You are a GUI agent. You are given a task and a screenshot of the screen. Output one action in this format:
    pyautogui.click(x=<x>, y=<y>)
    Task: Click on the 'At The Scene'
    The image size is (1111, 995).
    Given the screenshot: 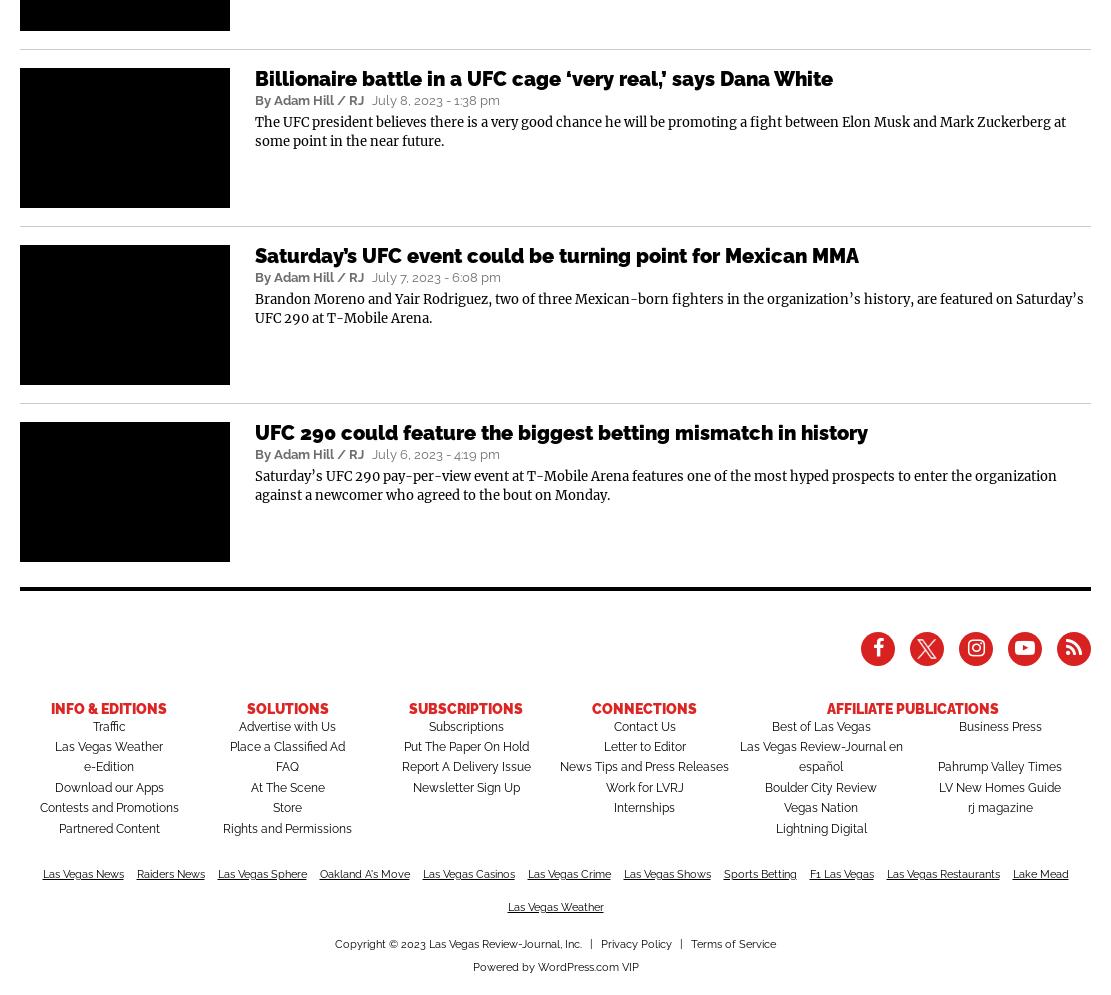 What is the action you would take?
    pyautogui.click(x=286, y=787)
    